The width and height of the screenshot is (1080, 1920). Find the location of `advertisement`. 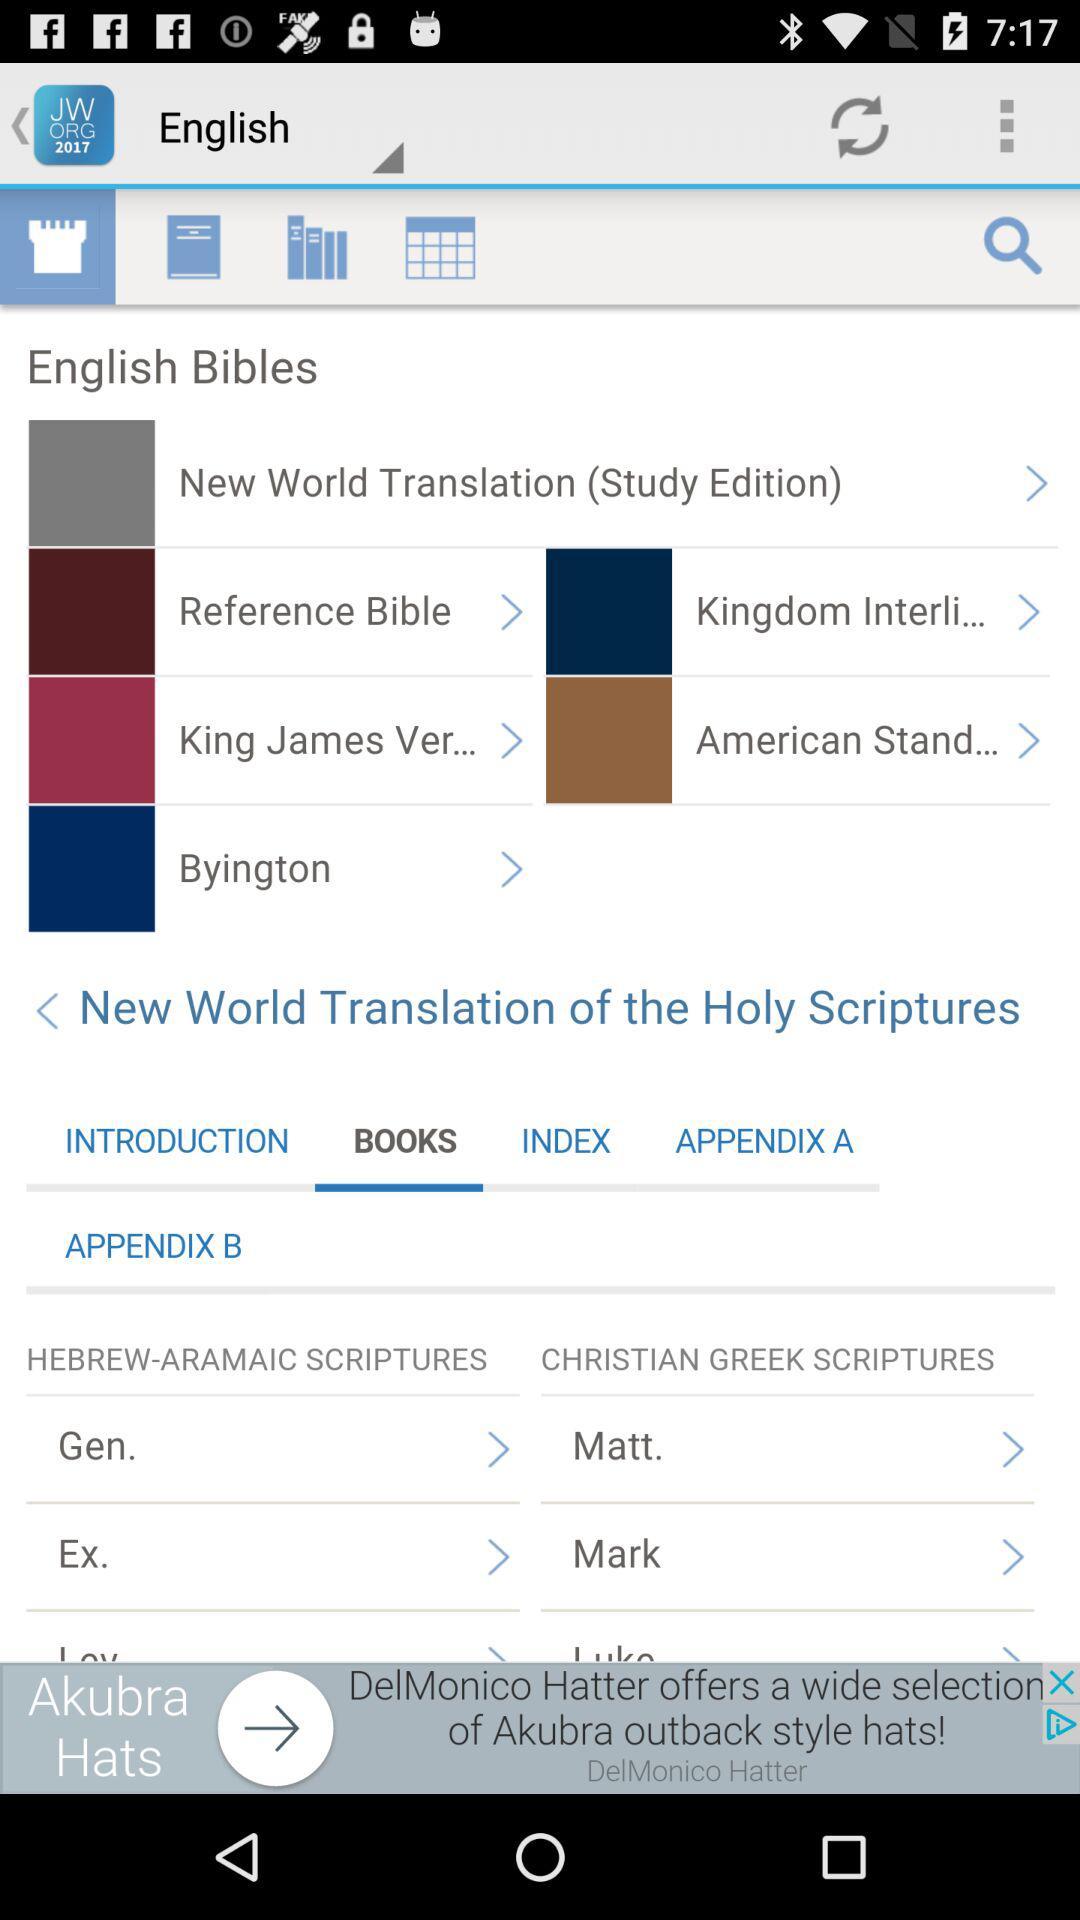

advertisement is located at coordinates (540, 1727).